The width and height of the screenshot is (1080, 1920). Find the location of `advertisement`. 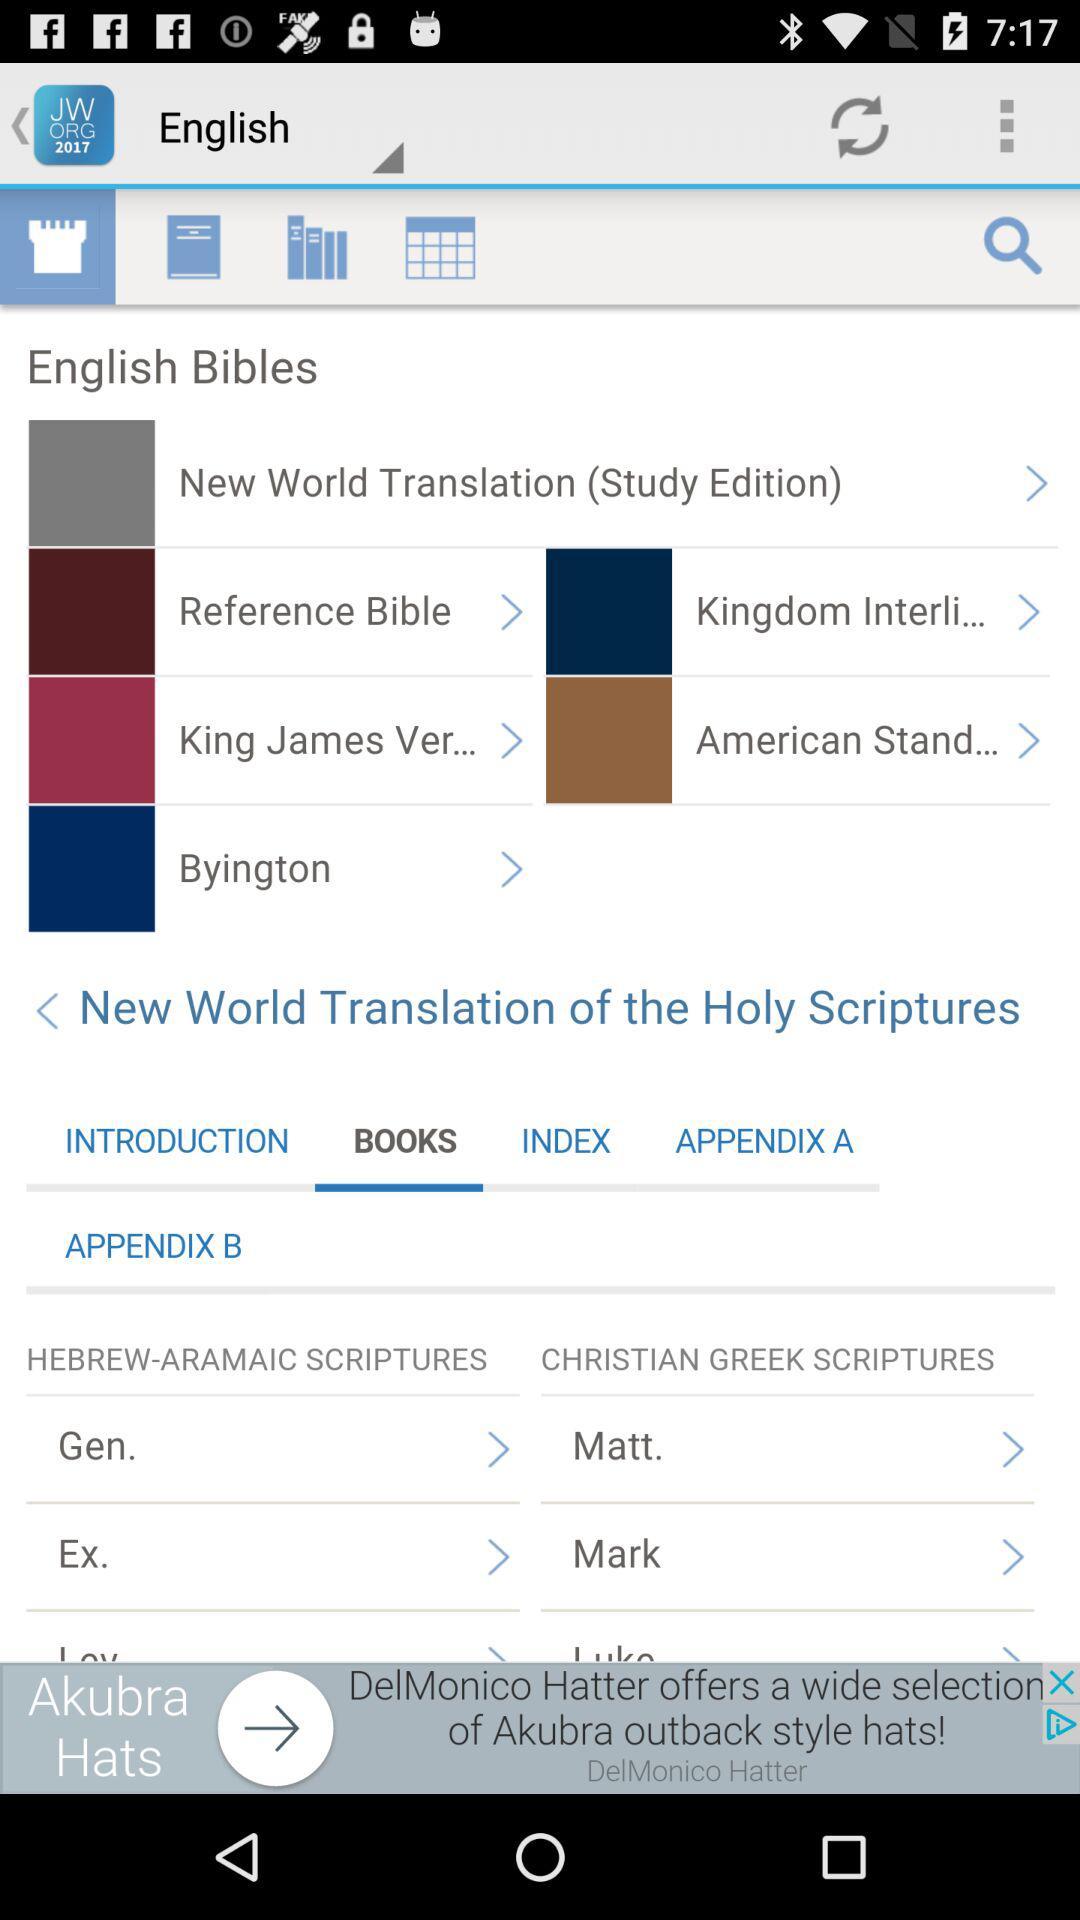

advertisement is located at coordinates (540, 1727).